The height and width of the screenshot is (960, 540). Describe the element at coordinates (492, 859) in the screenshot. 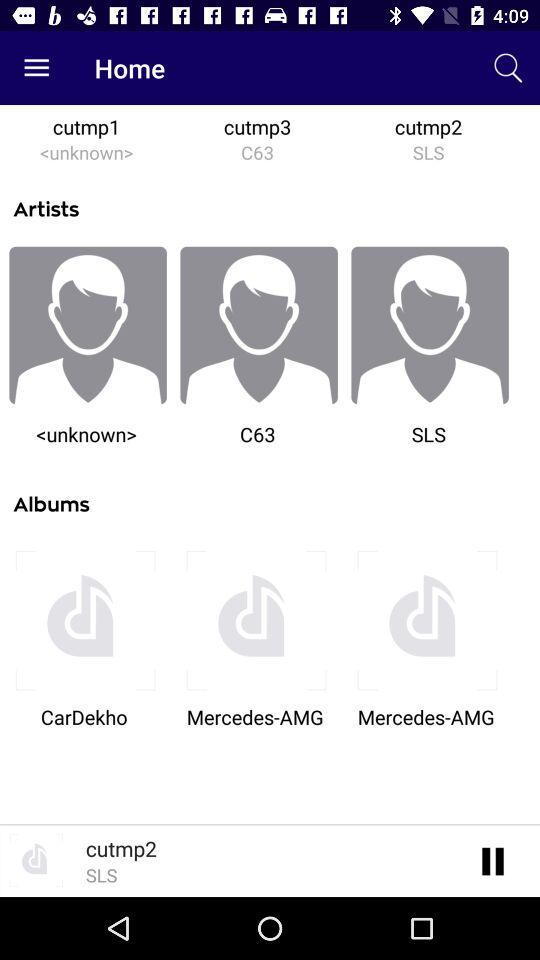

I see `pause the music` at that location.